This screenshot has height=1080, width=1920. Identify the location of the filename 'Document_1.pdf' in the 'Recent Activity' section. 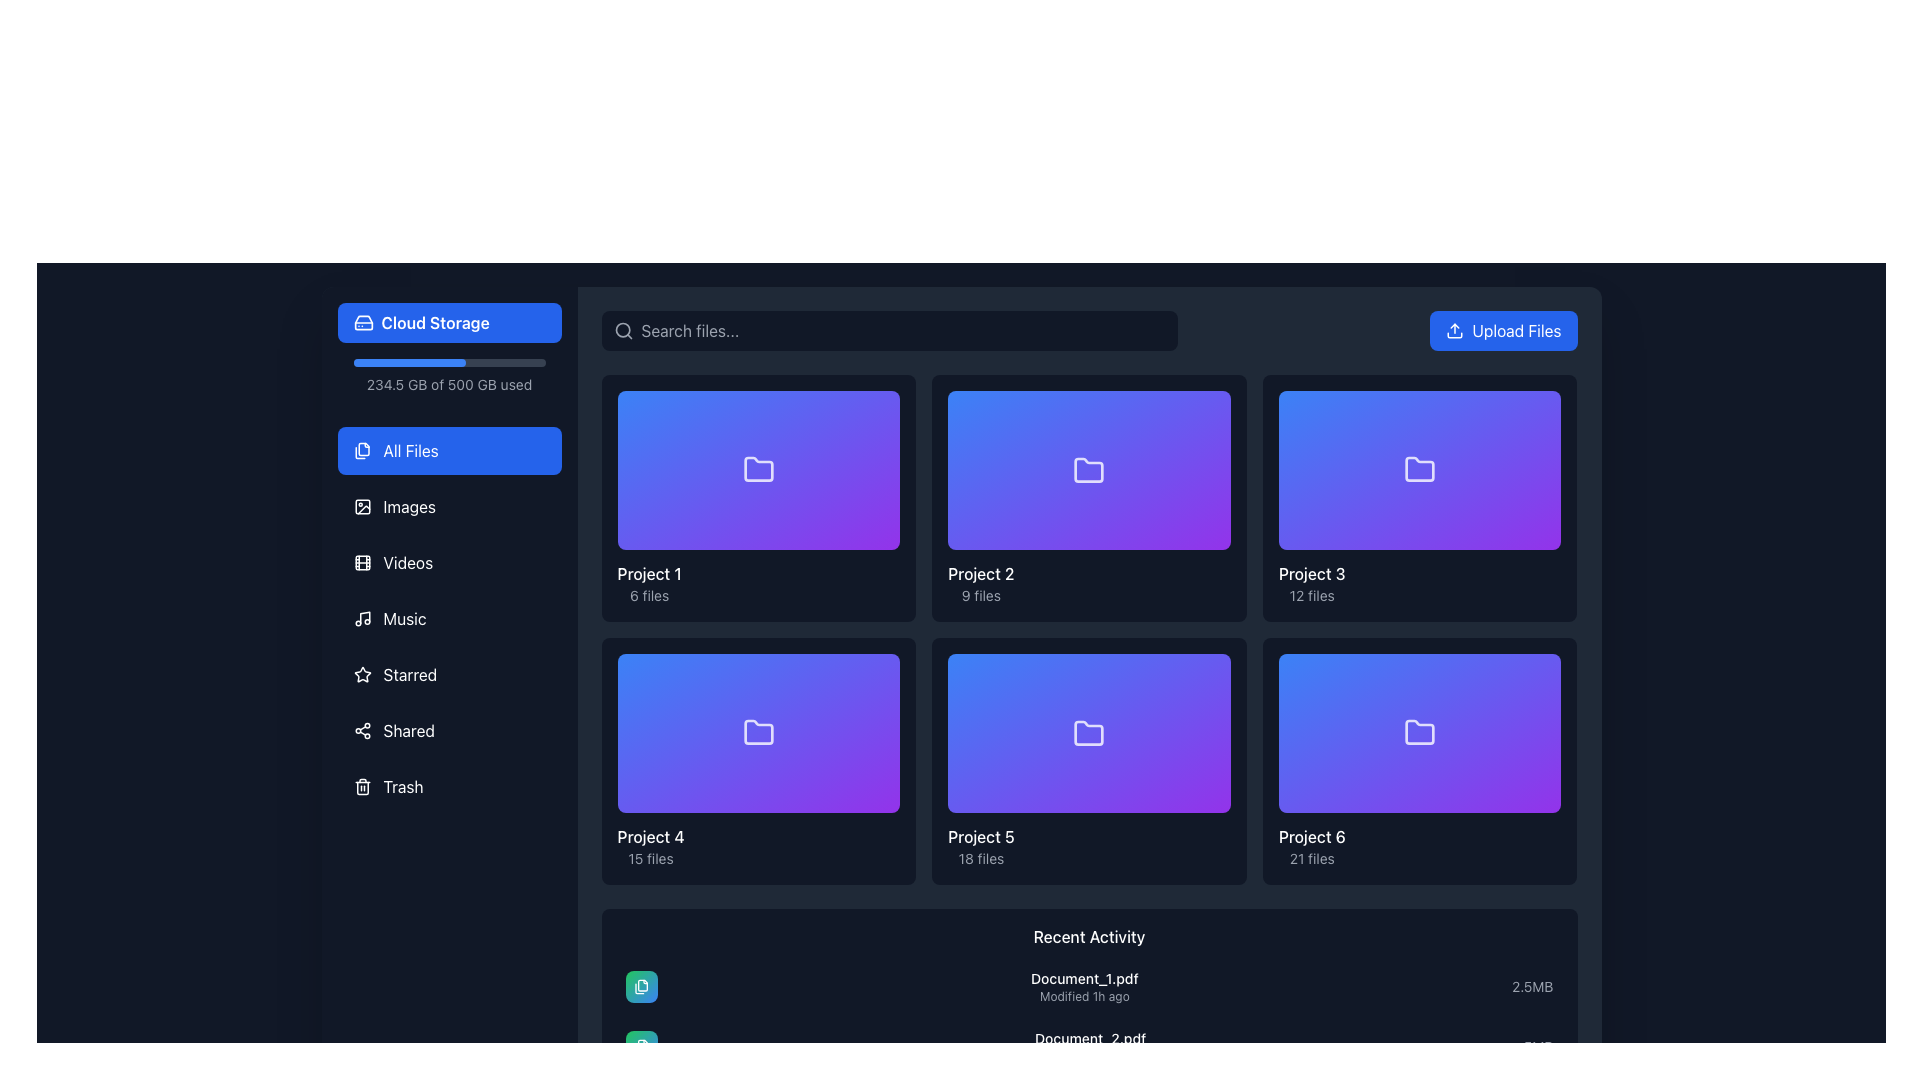
(1088, 986).